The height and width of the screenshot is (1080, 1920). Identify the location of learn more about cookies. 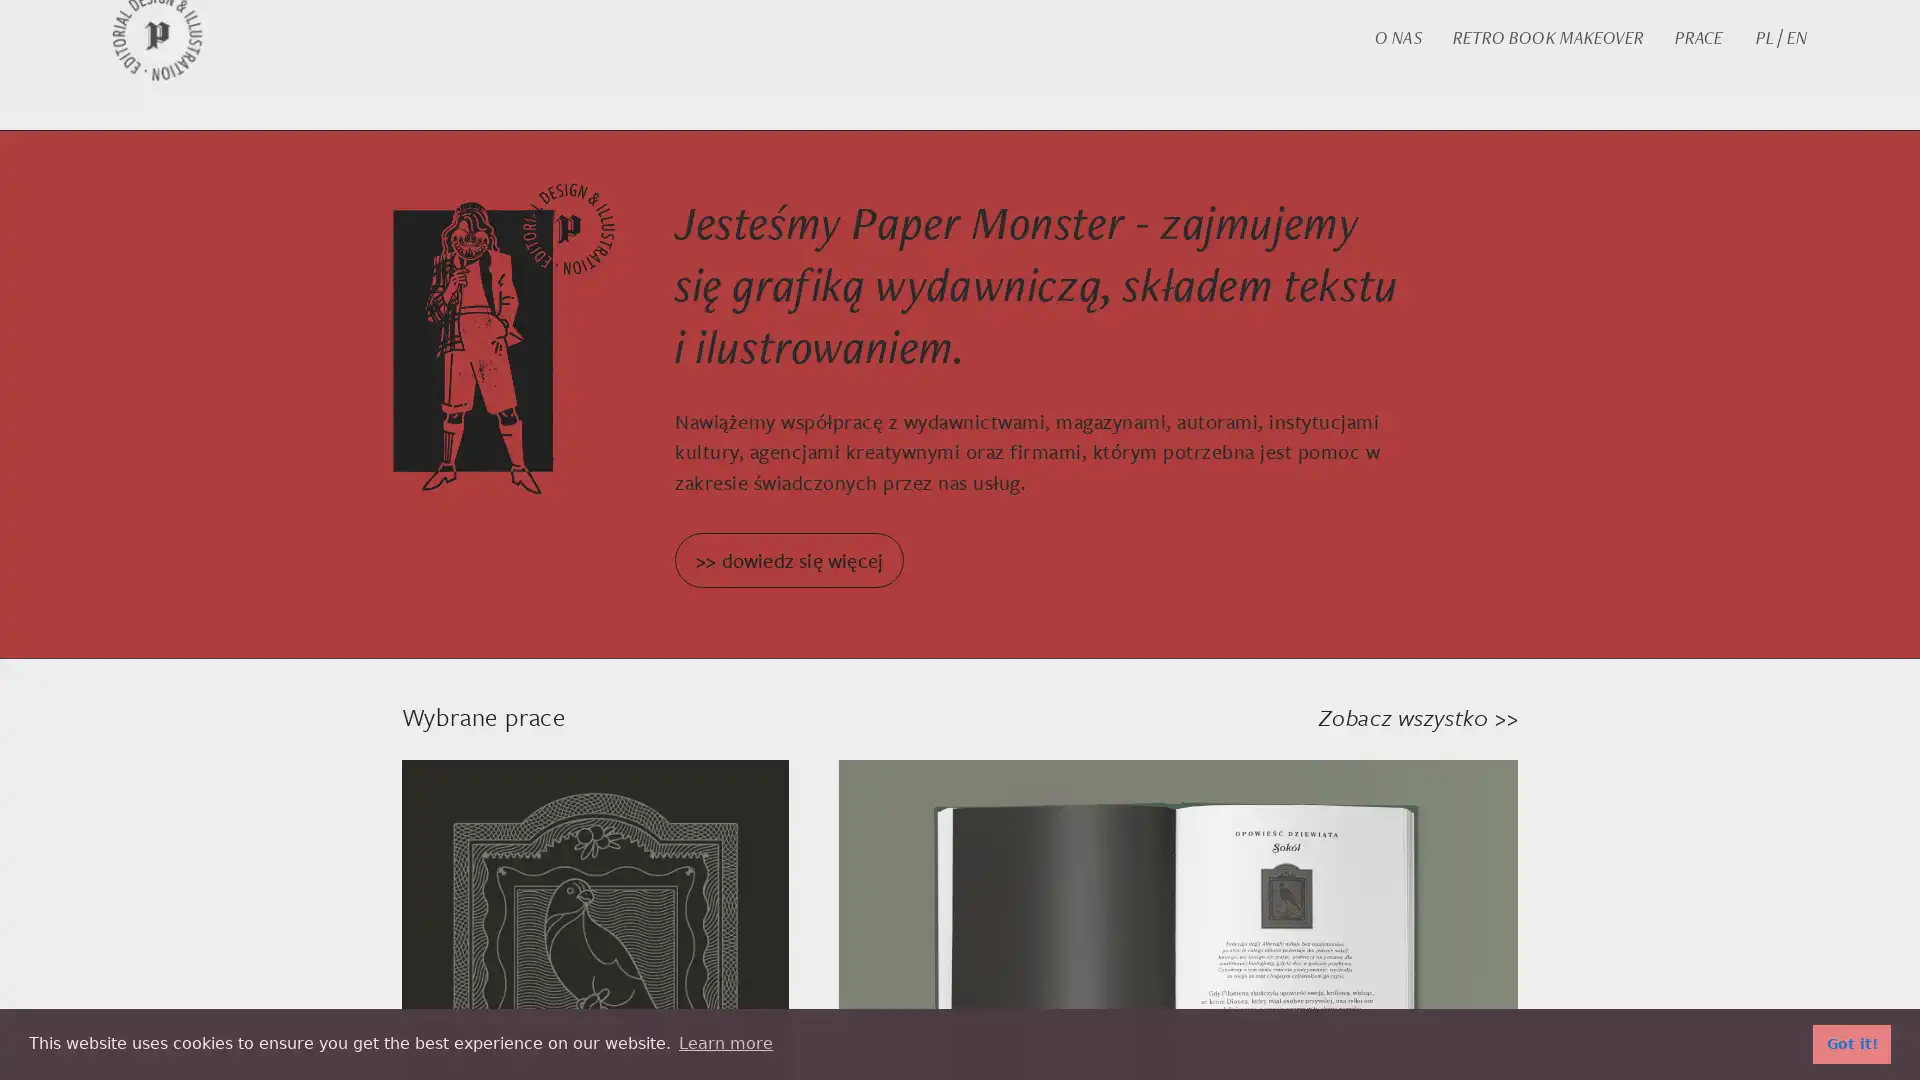
(724, 1043).